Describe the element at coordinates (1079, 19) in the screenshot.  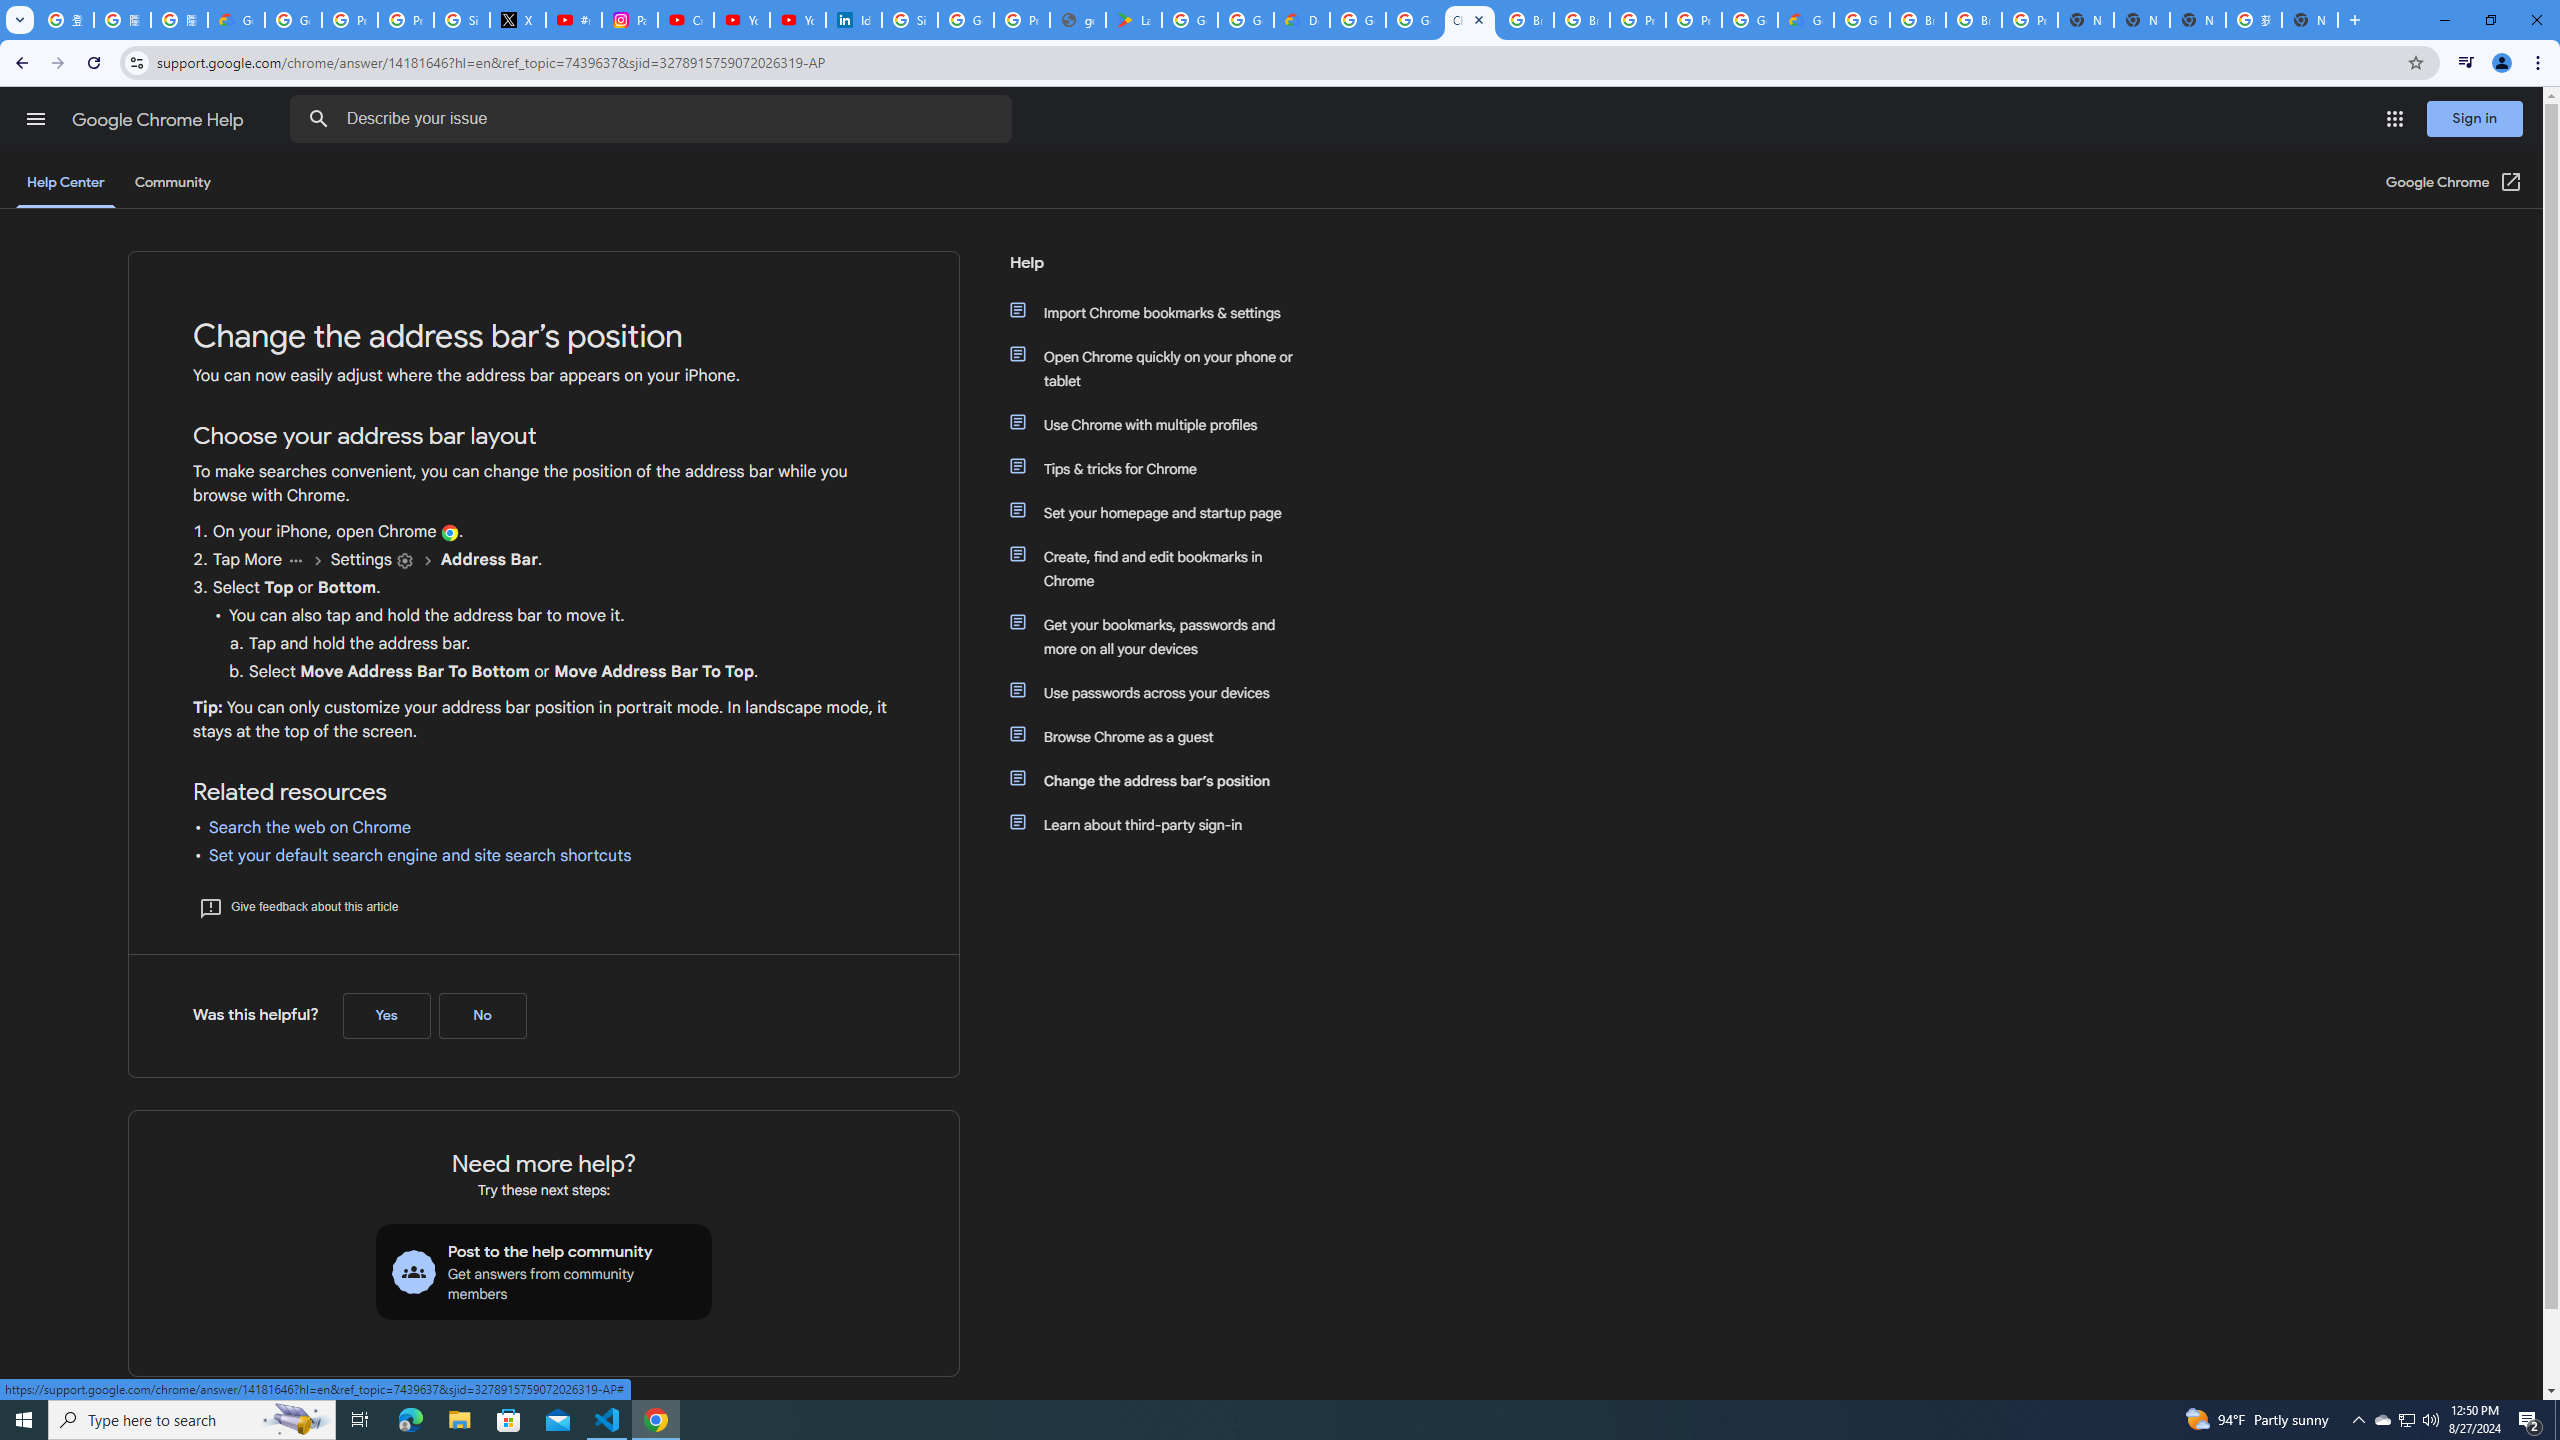
I see `'google_privacy_policy_en.pdf'` at that location.